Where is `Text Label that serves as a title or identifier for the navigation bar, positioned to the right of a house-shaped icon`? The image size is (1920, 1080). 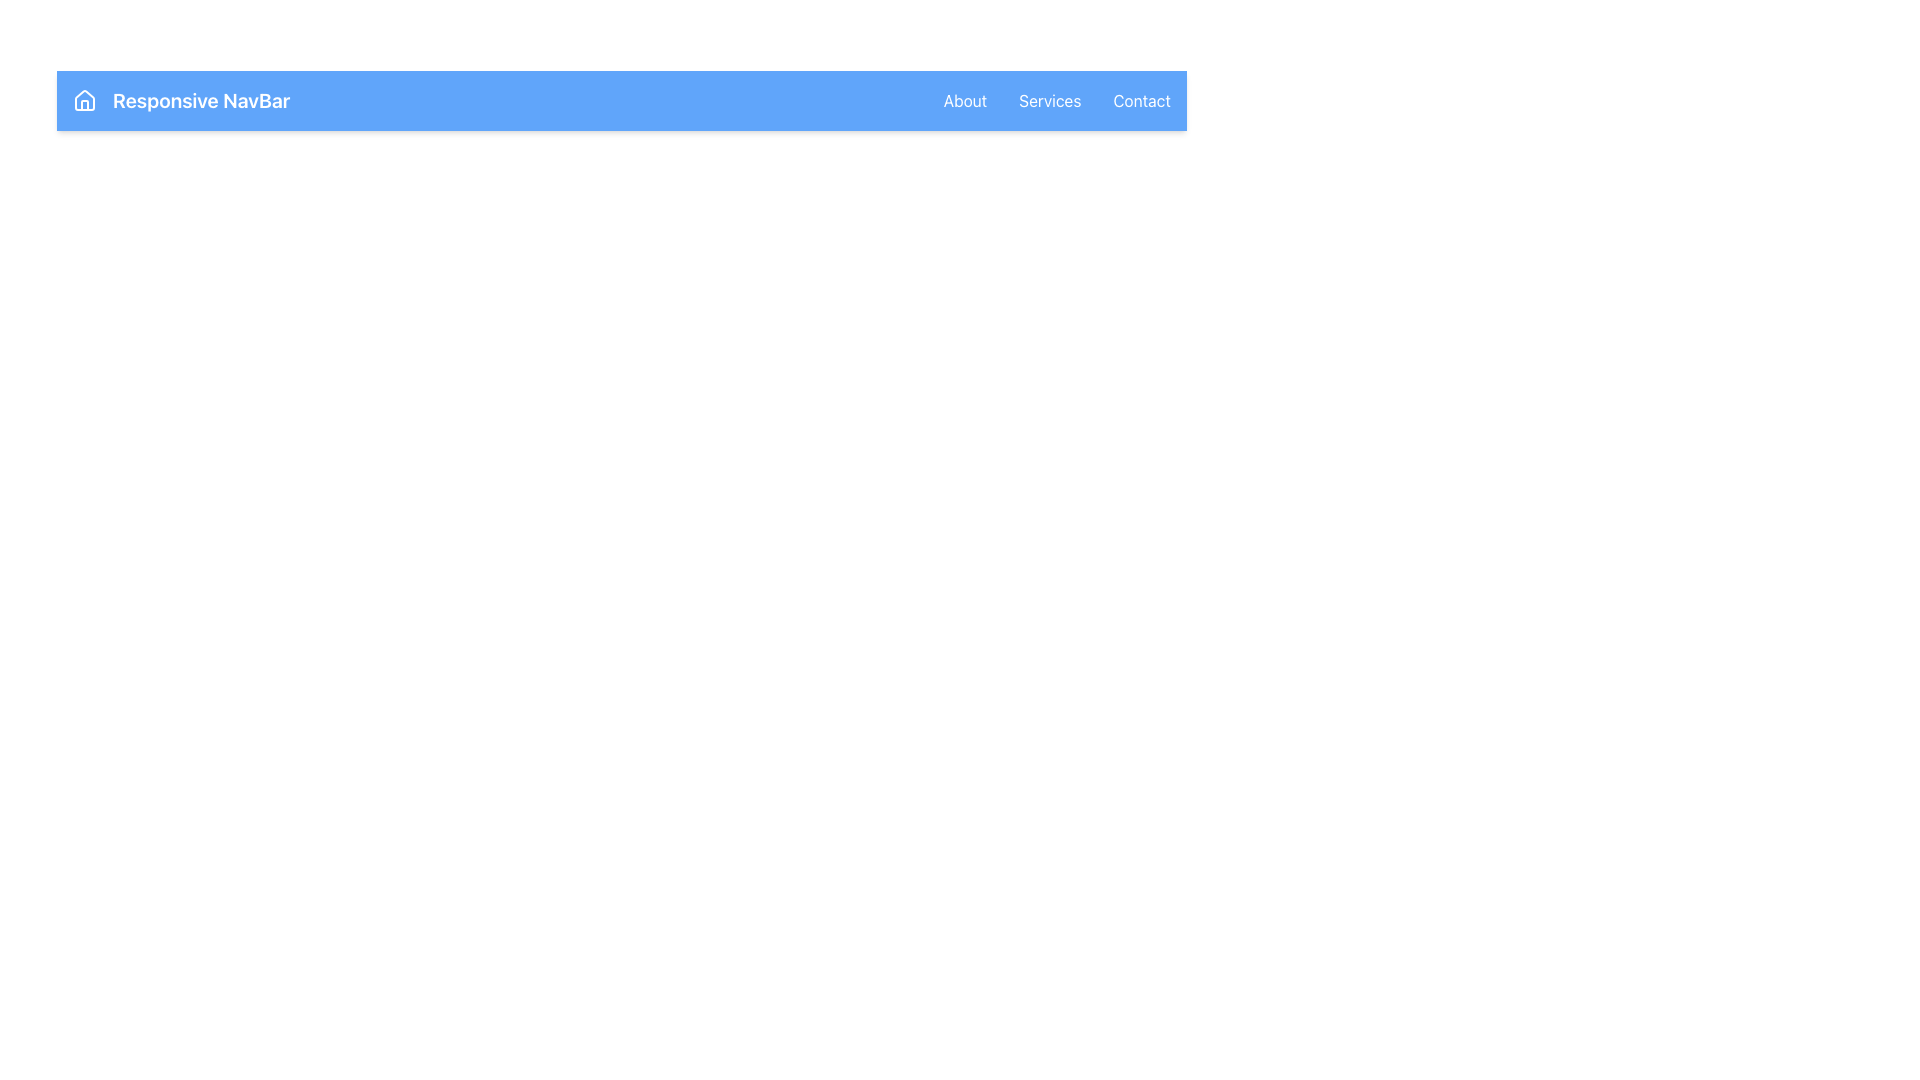
Text Label that serves as a title or identifier for the navigation bar, positioned to the right of a house-shaped icon is located at coordinates (201, 100).